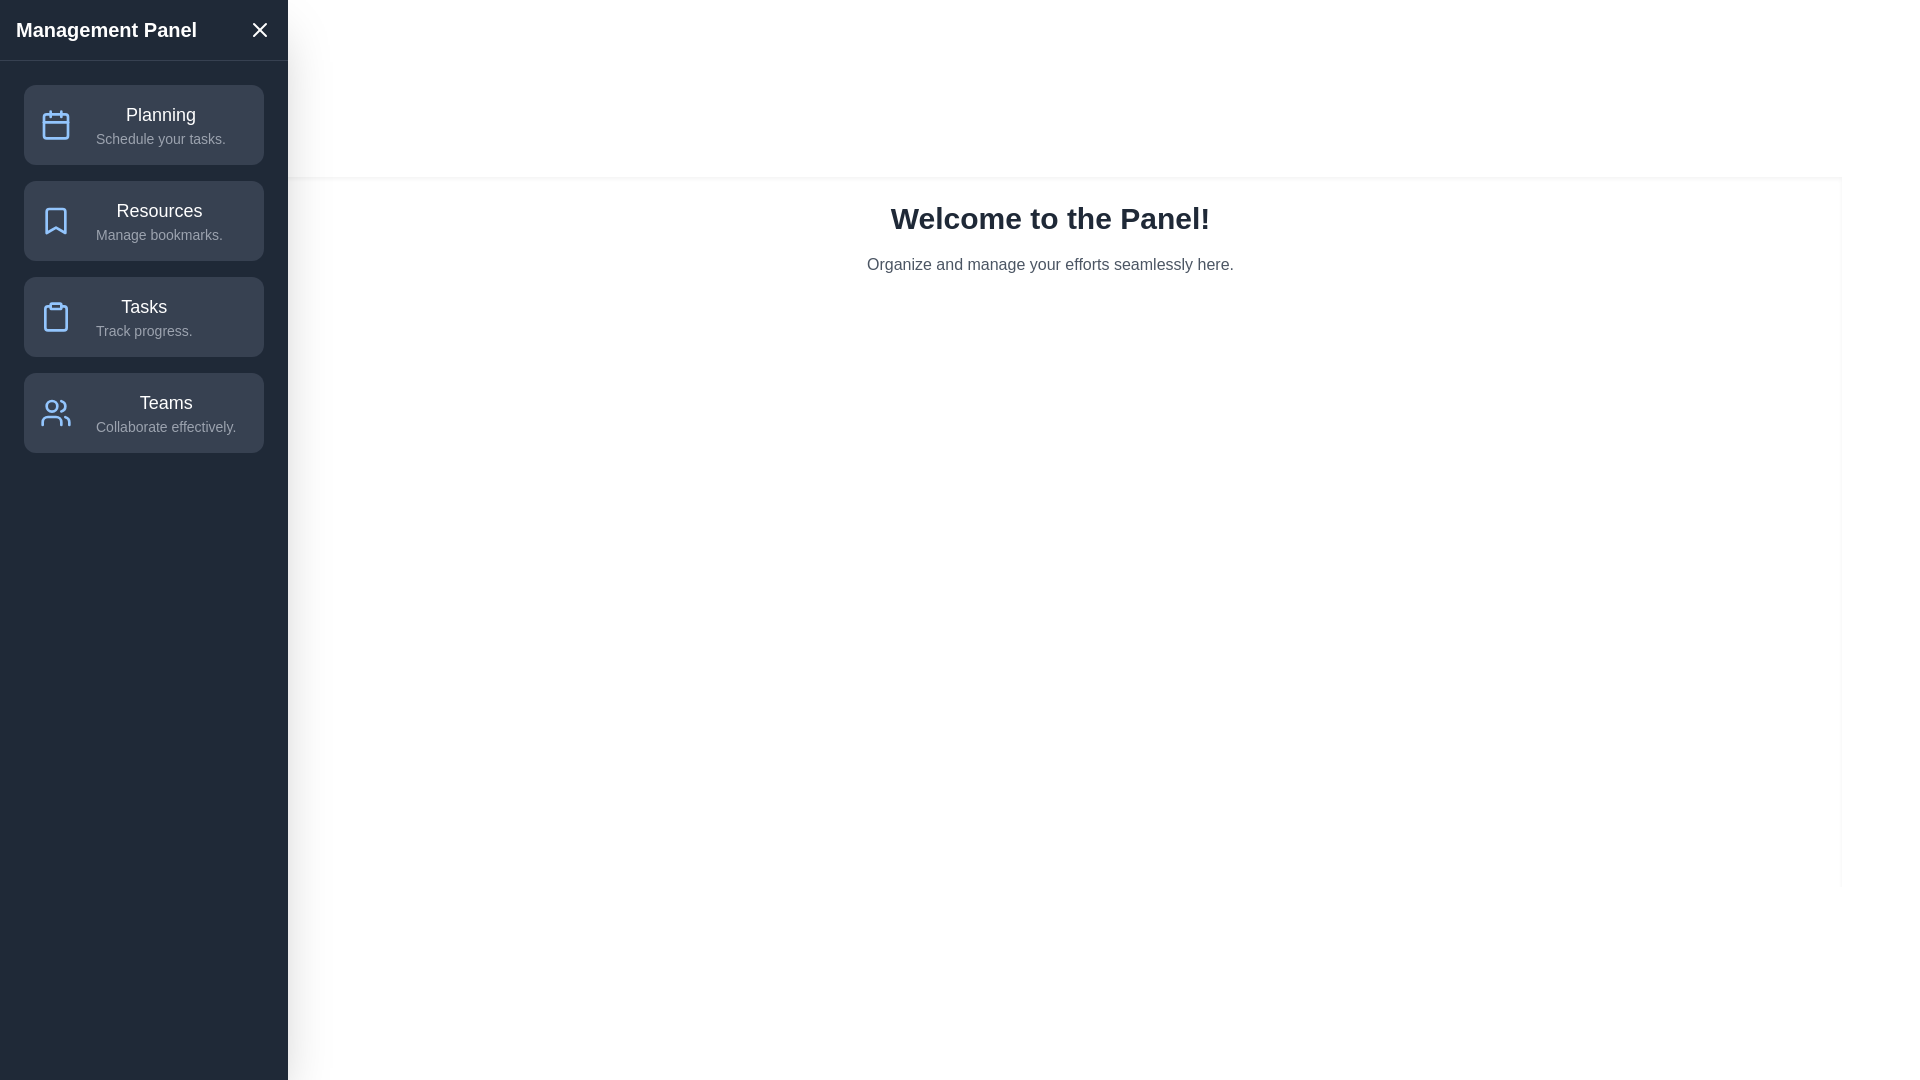 The width and height of the screenshot is (1920, 1080). Describe the element at coordinates (258, 30) in the screenshot. I see `close button in the drawer header to close the drawer` at that location.